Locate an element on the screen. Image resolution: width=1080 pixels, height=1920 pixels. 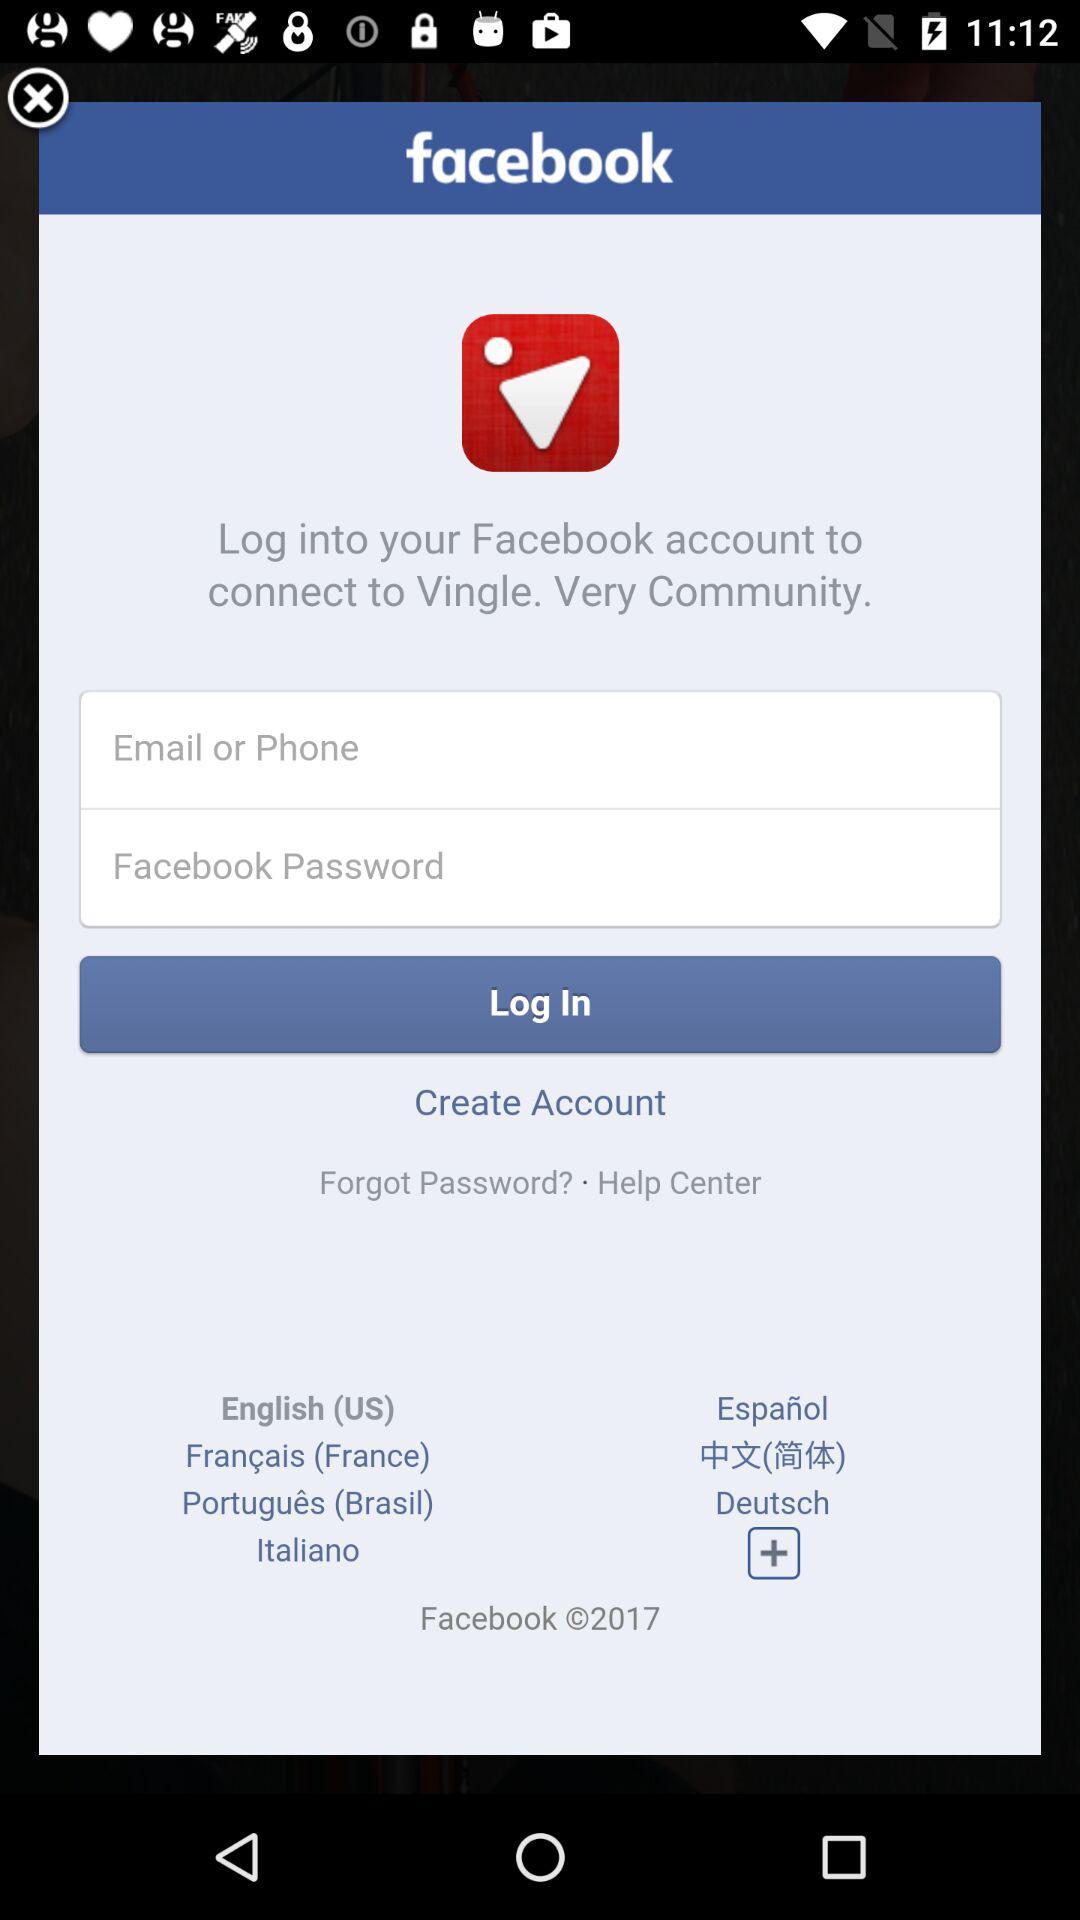
log in to facebook is located at coordinates (540, 927).